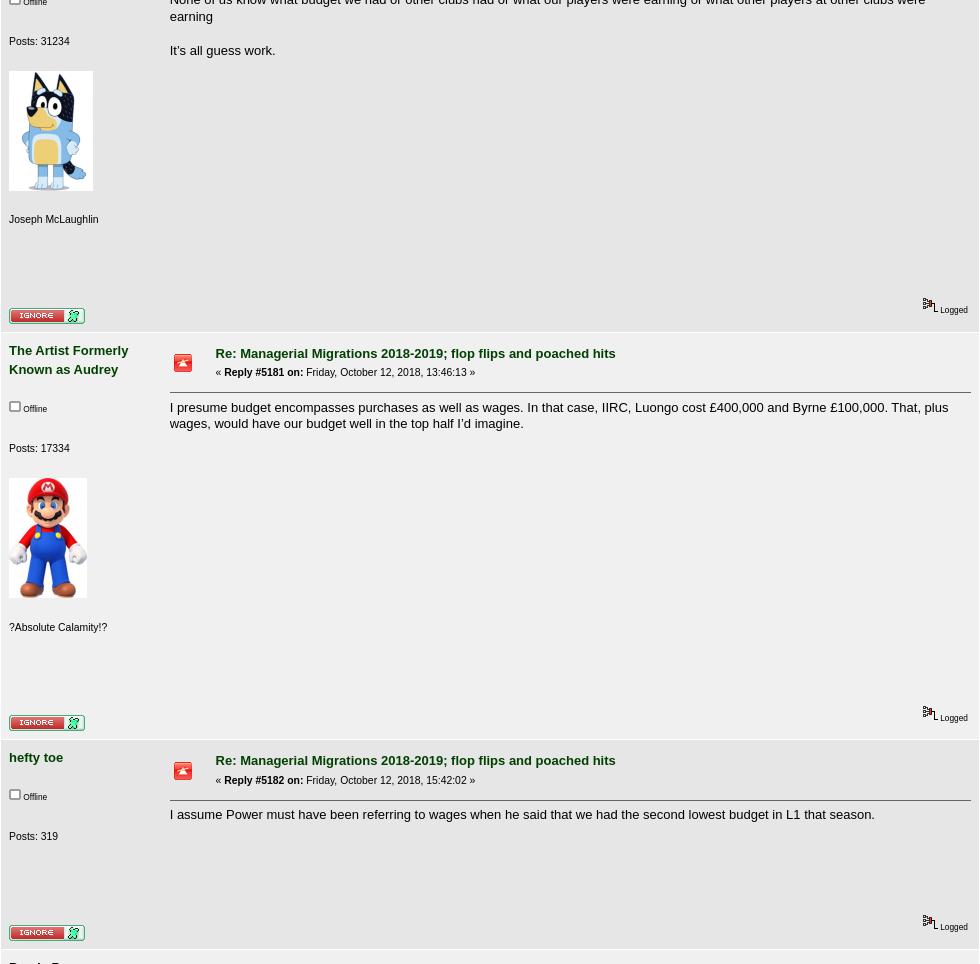 This screenshot has width=980, height=964. I want to click on 'Posts: 31234', so click(39, 39).